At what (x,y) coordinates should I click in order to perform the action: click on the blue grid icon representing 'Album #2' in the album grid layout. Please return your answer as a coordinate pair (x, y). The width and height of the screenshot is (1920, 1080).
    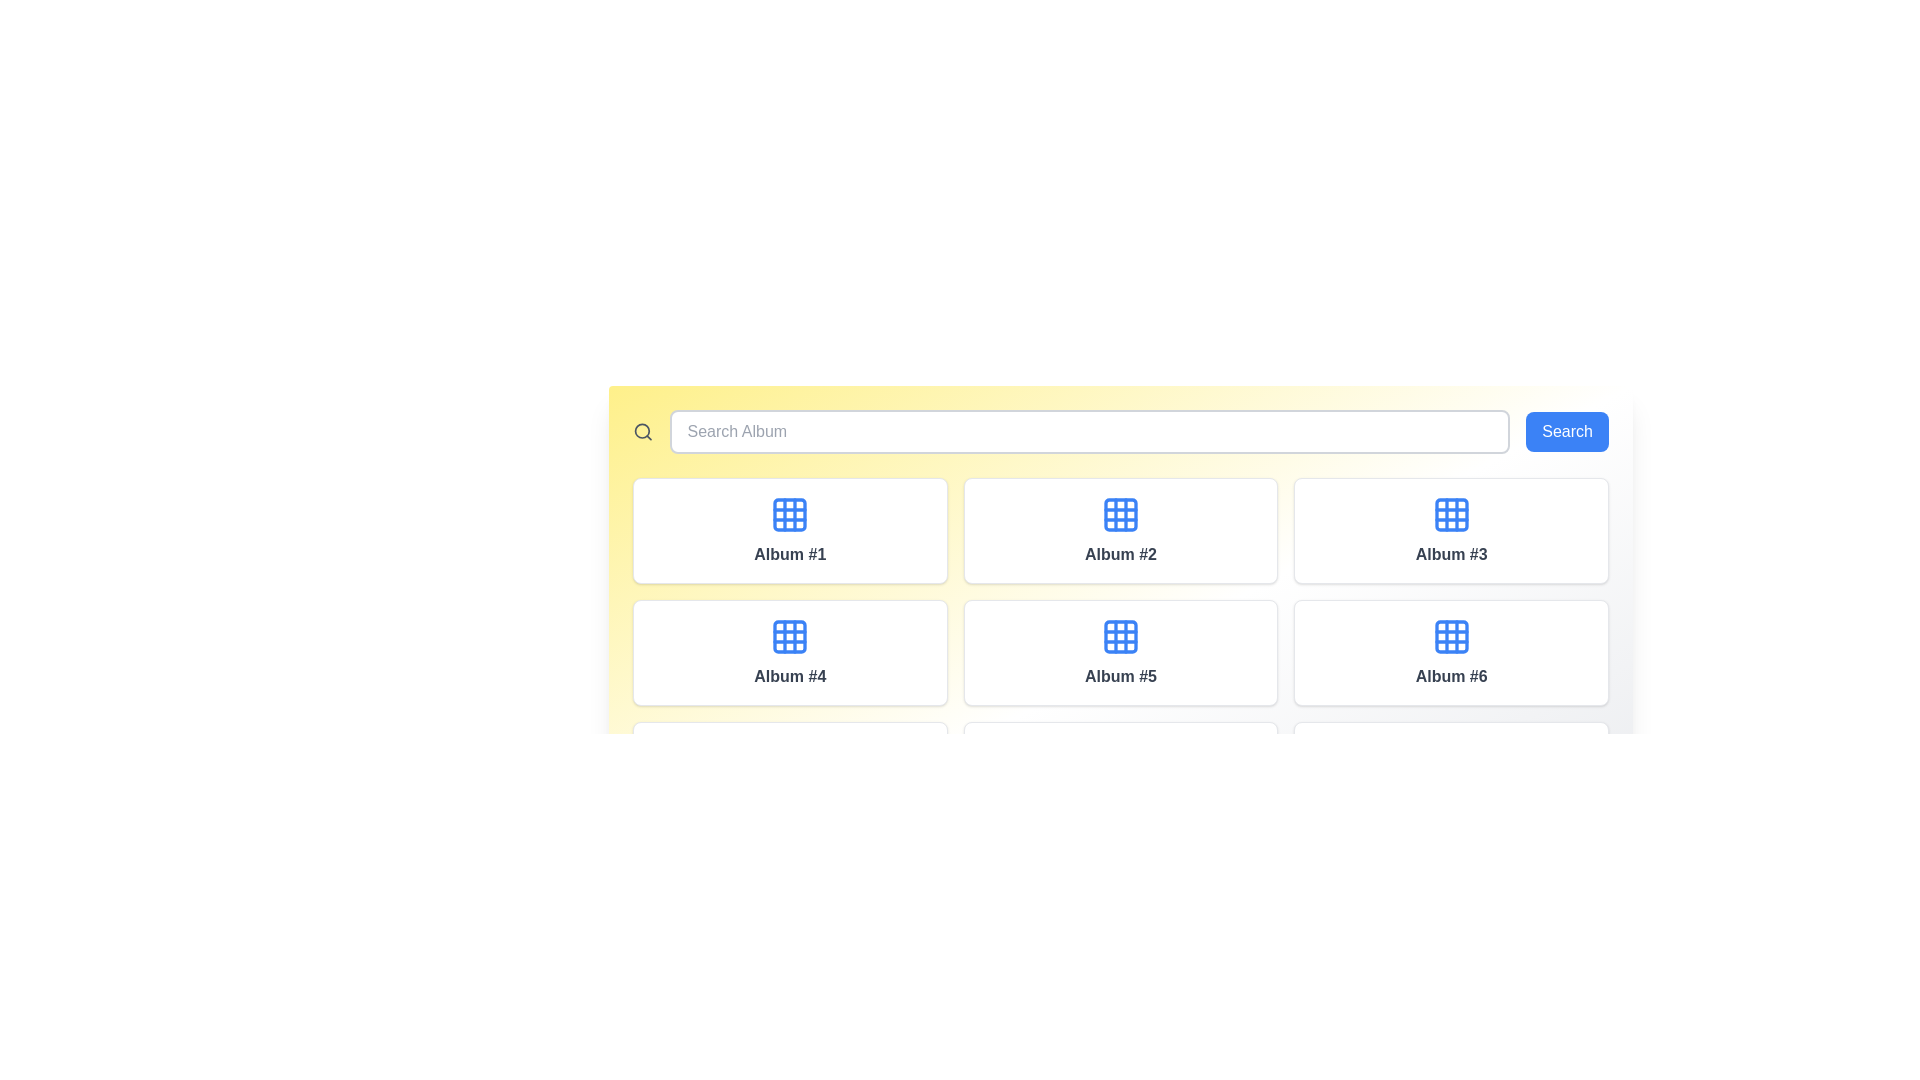
    Looking at the image, I should click on (1120, 514).